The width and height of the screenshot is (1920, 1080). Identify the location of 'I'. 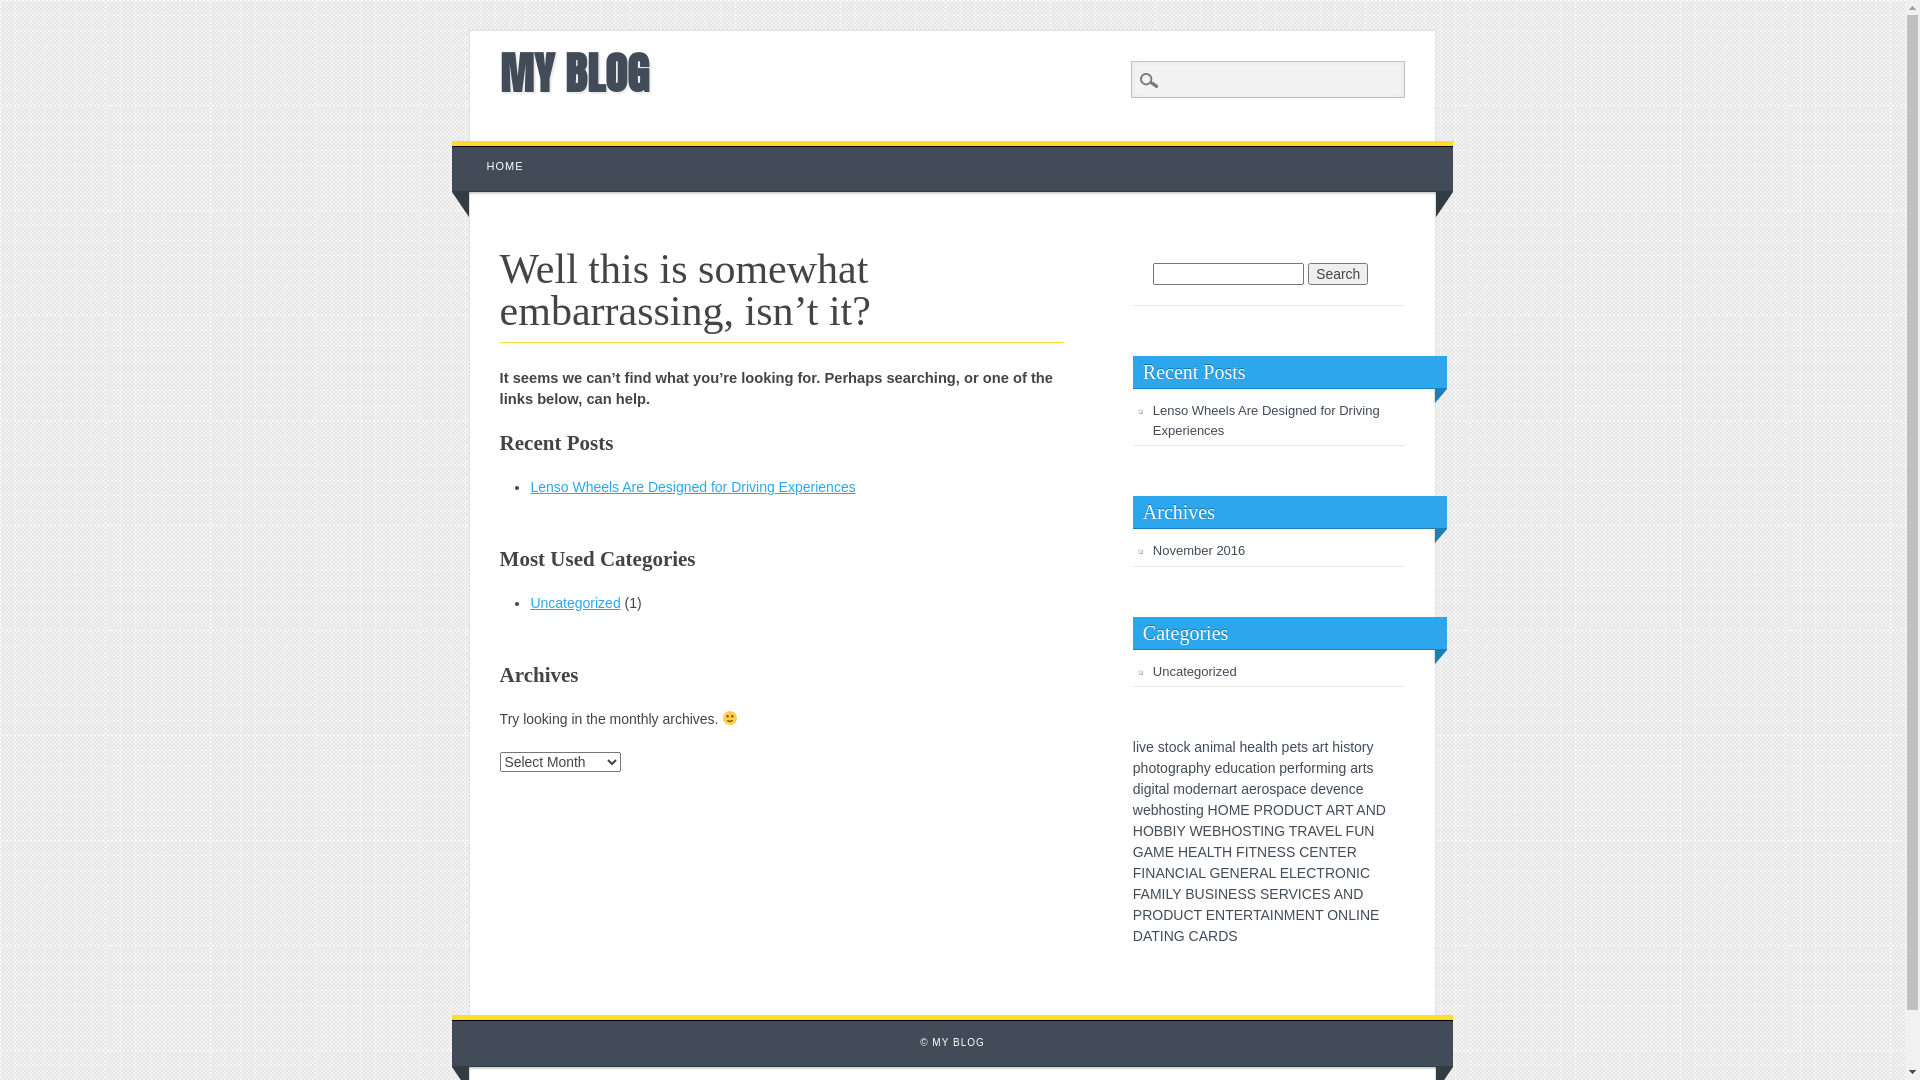
(1358, 914).